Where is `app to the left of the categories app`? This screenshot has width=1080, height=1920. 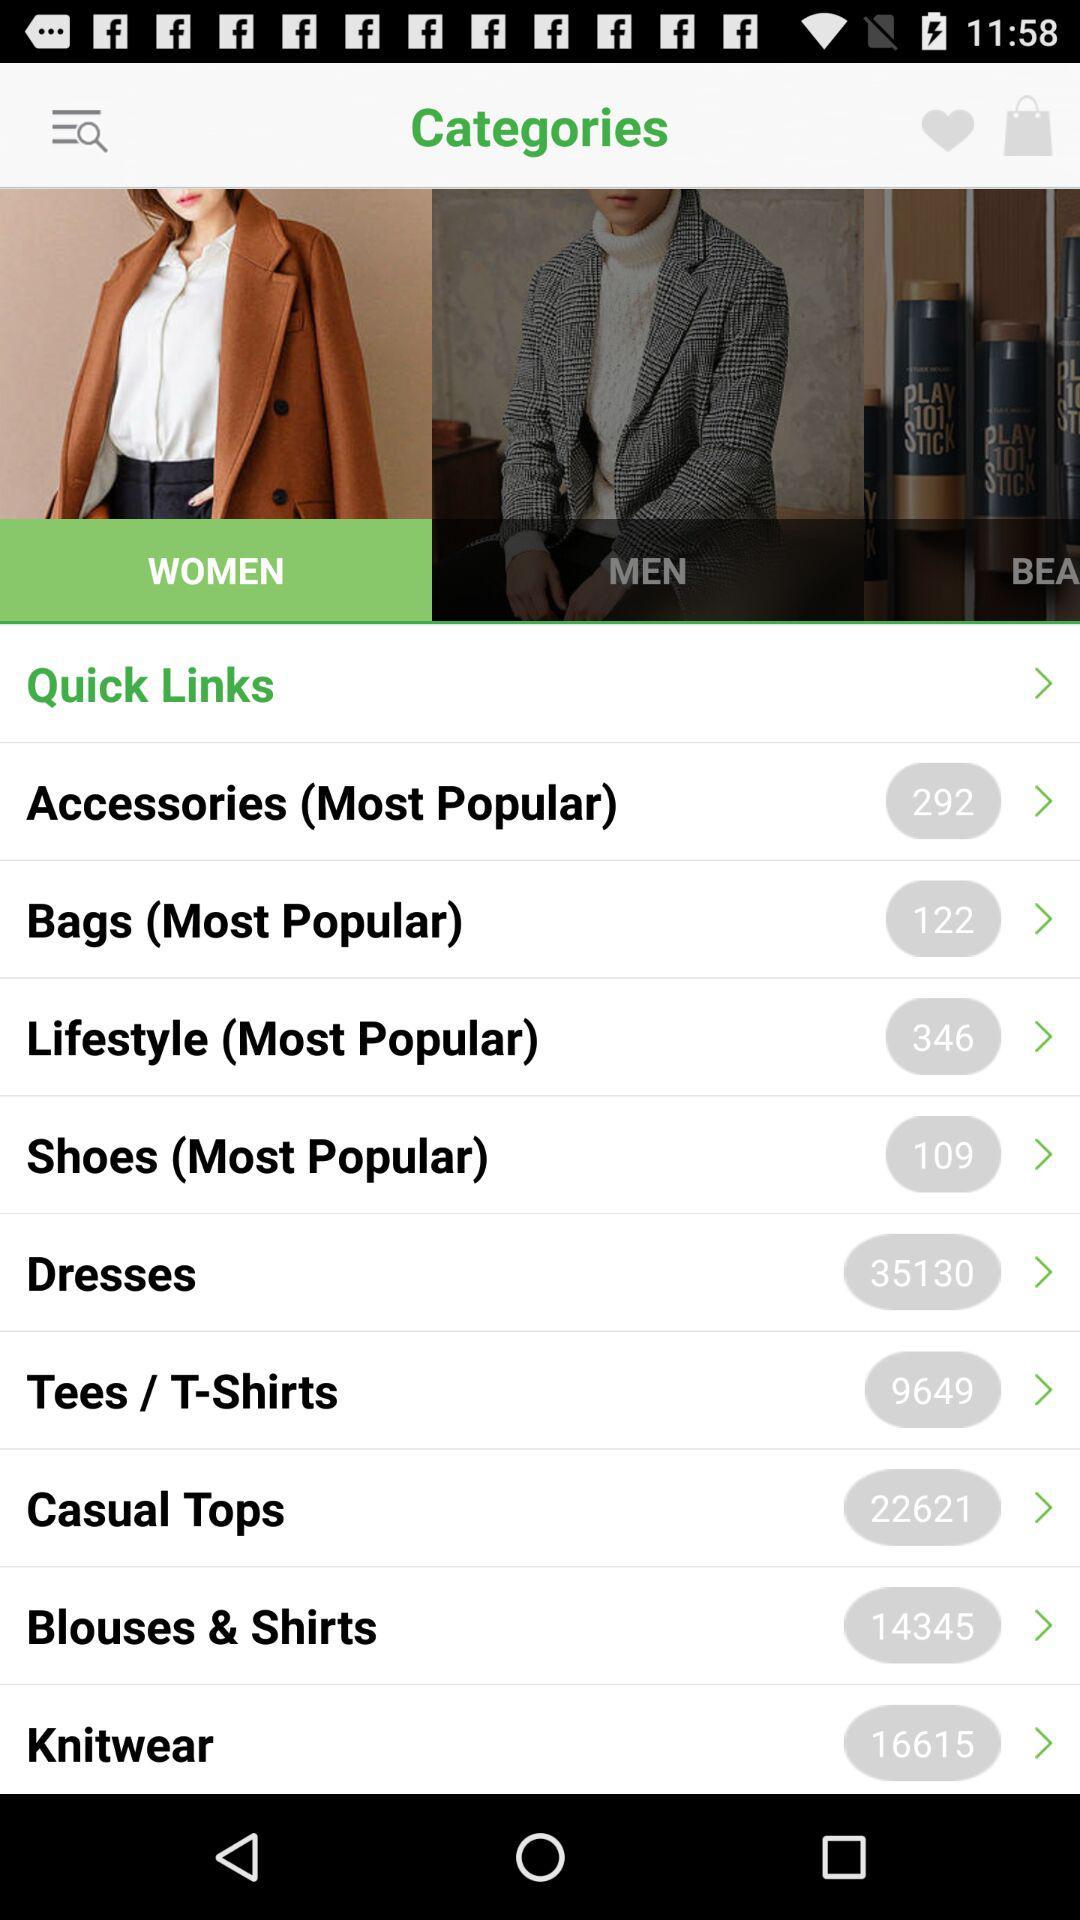
app to the left of the categories app is located at coordinates (80, 131).